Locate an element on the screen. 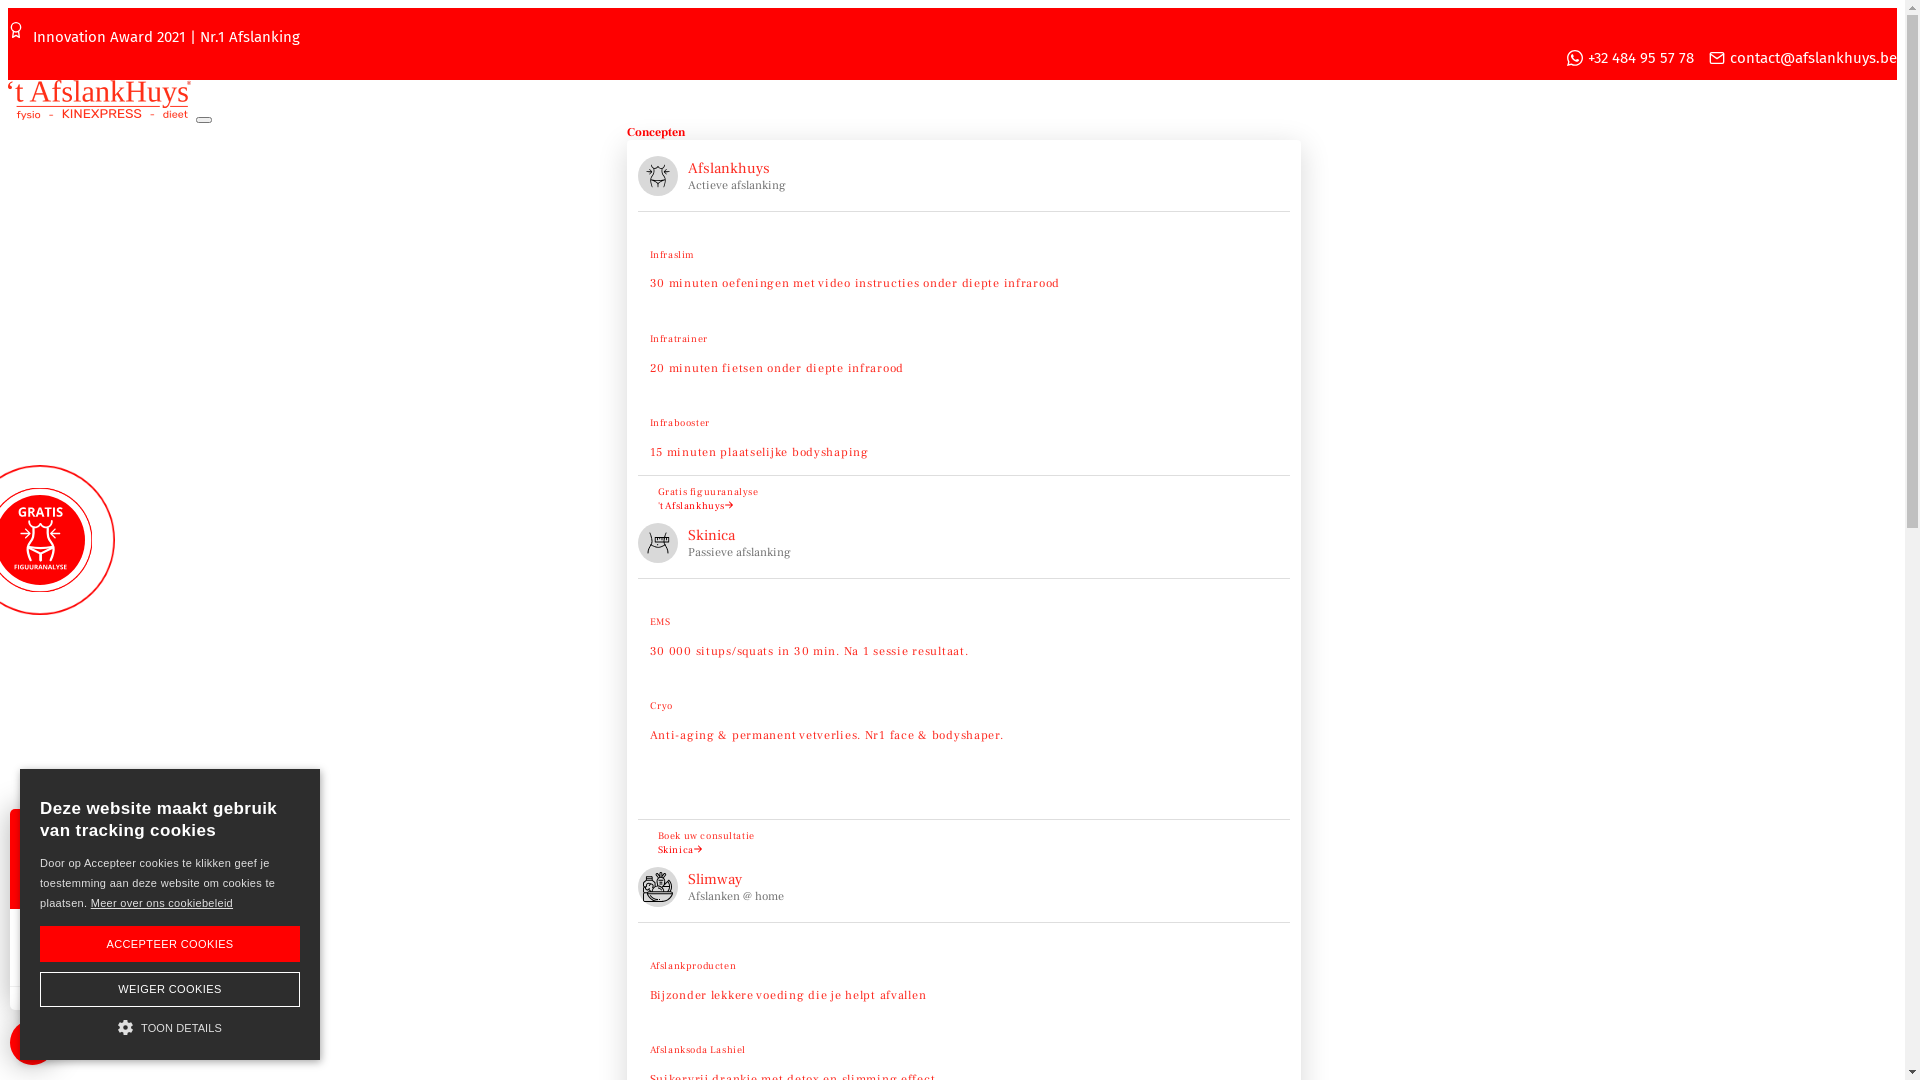  'Concepten' is located at coordinates (654, 132).